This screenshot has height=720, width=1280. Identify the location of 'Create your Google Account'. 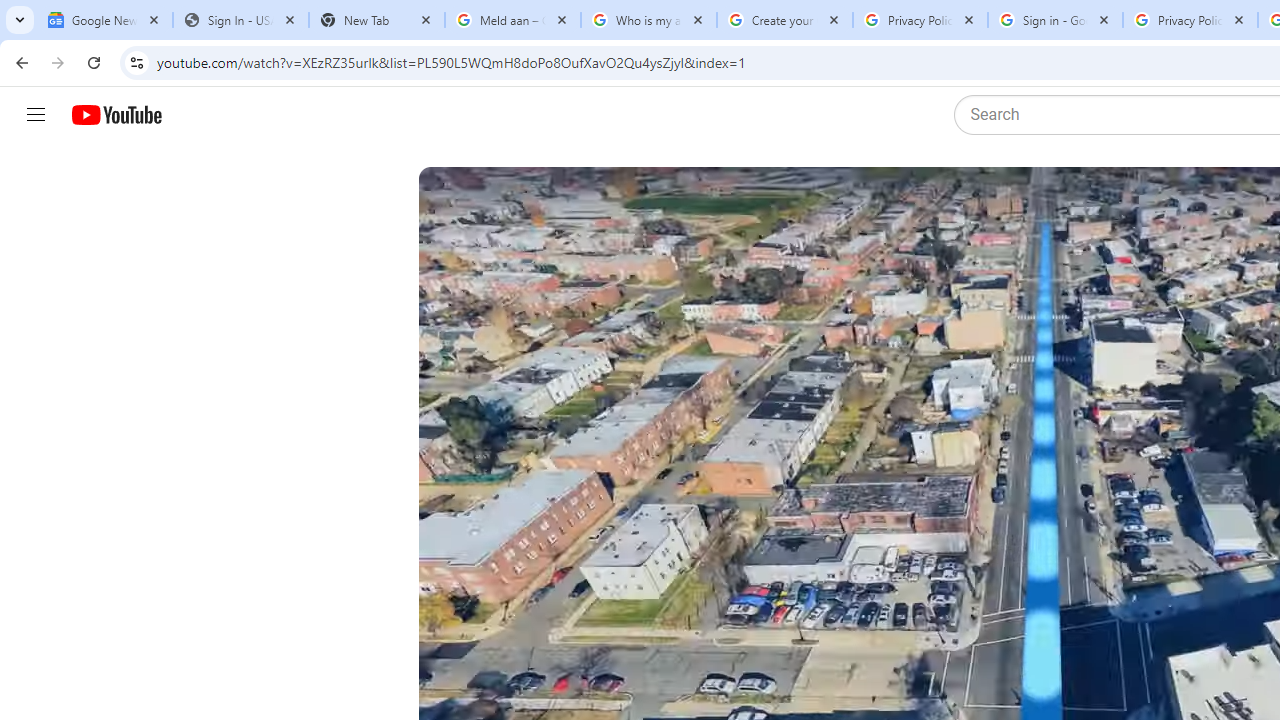
(783, 20).